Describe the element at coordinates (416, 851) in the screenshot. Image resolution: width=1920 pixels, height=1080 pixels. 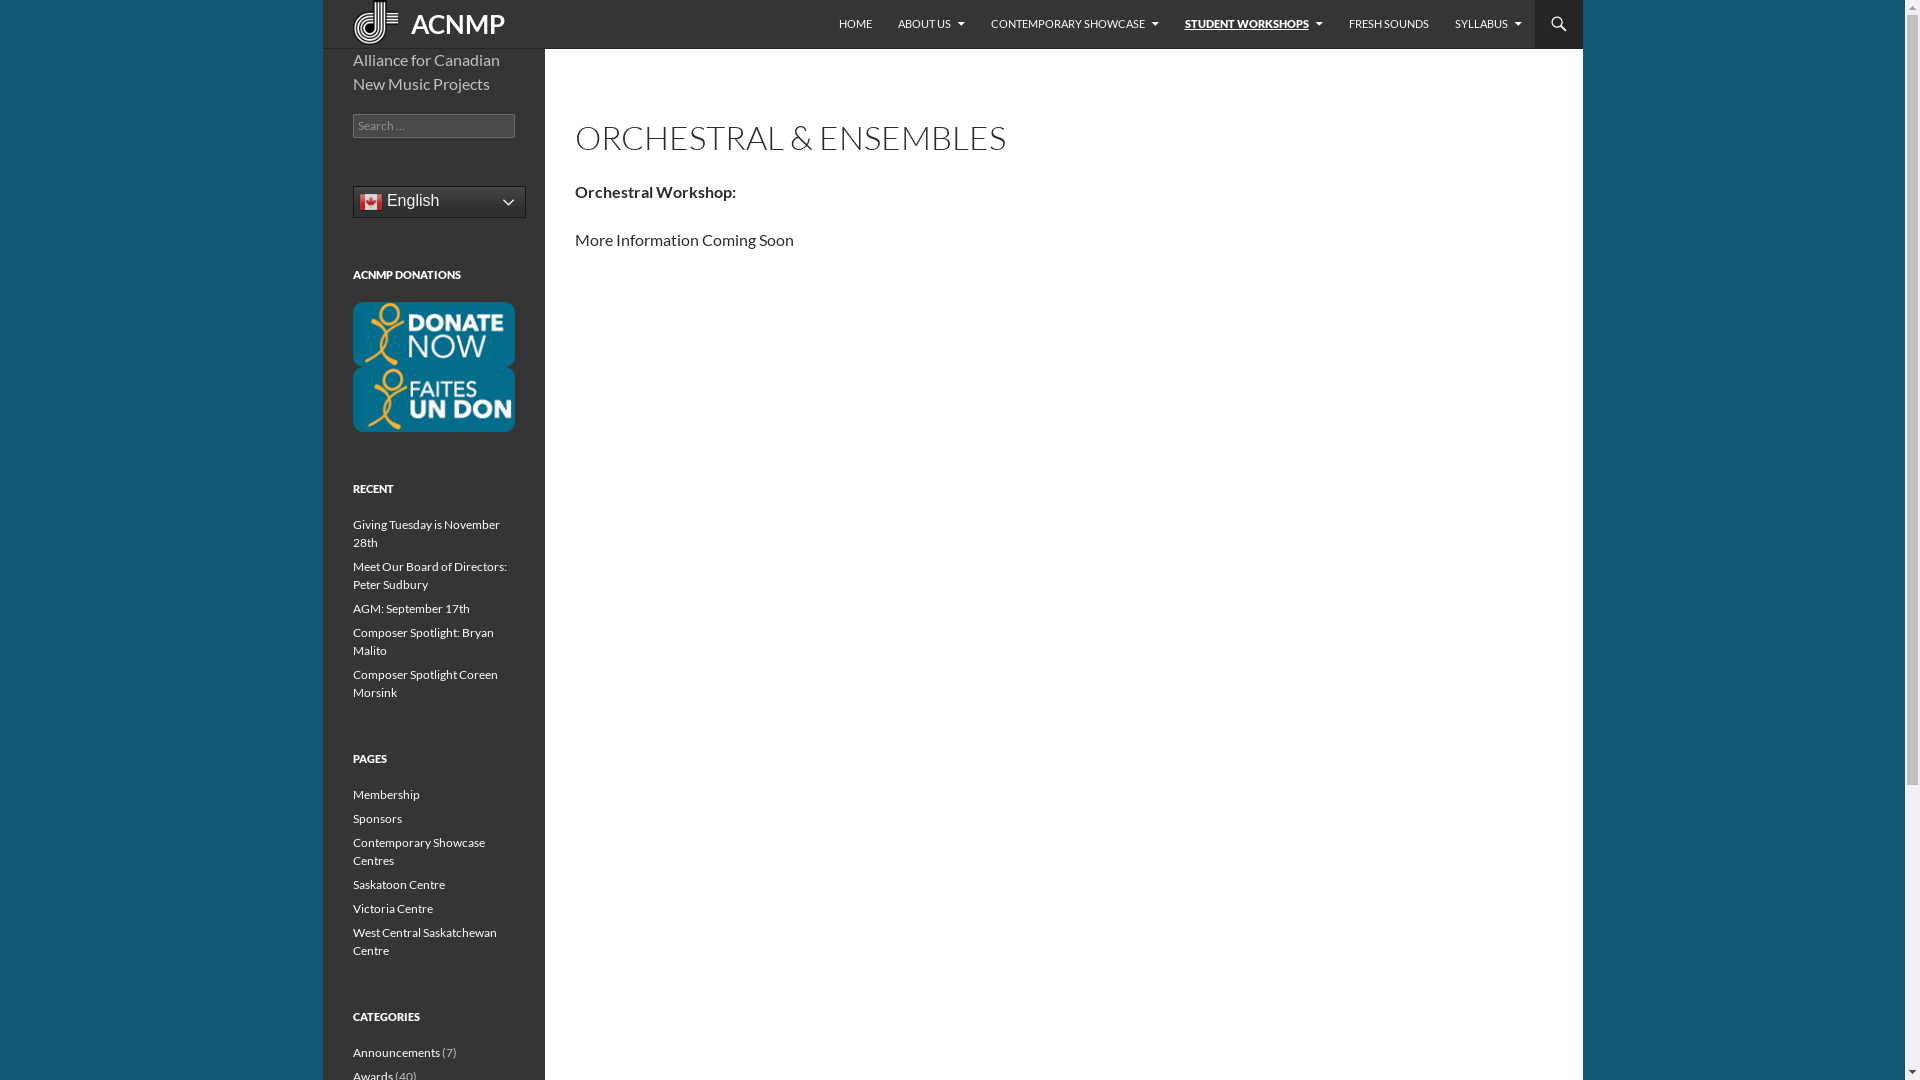
I see `'Contemporary Showcase Centres'` at that location.